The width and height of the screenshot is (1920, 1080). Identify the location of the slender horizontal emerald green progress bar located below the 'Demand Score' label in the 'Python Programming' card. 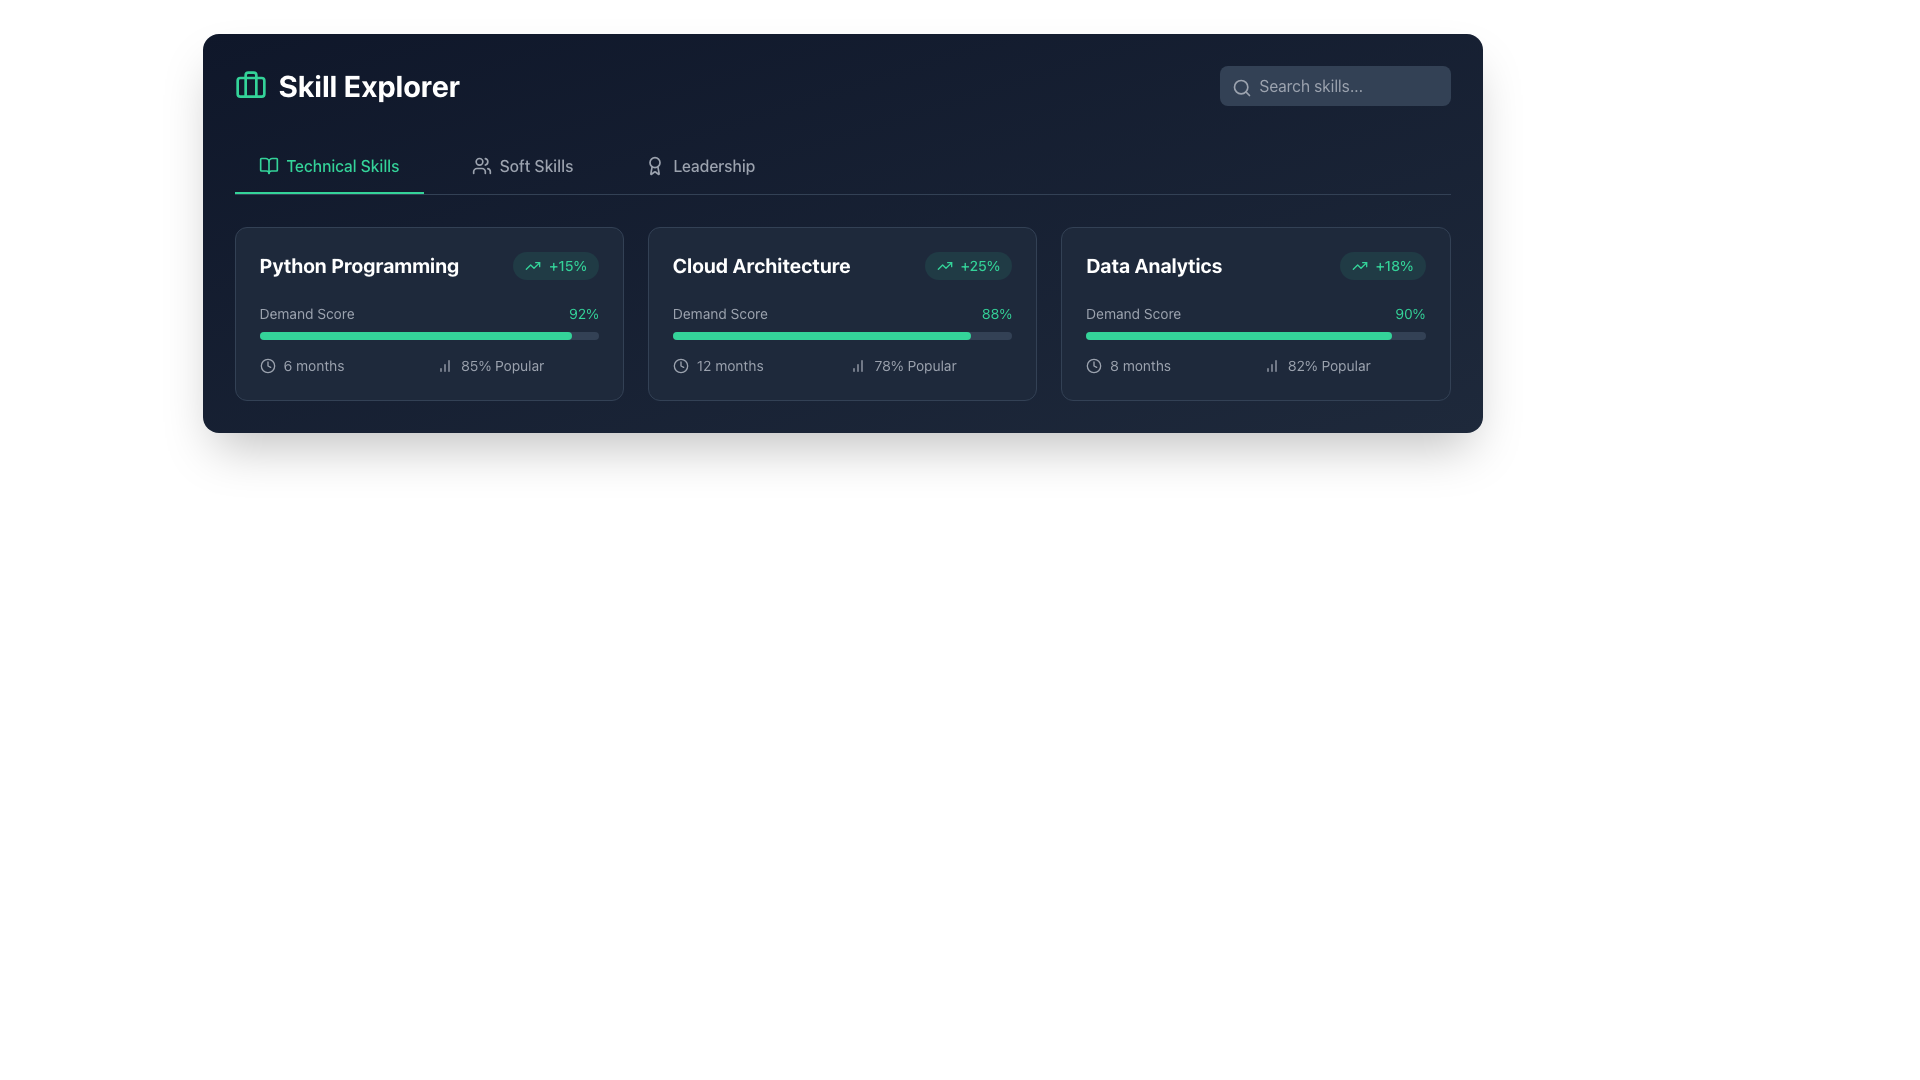
(414, 334).